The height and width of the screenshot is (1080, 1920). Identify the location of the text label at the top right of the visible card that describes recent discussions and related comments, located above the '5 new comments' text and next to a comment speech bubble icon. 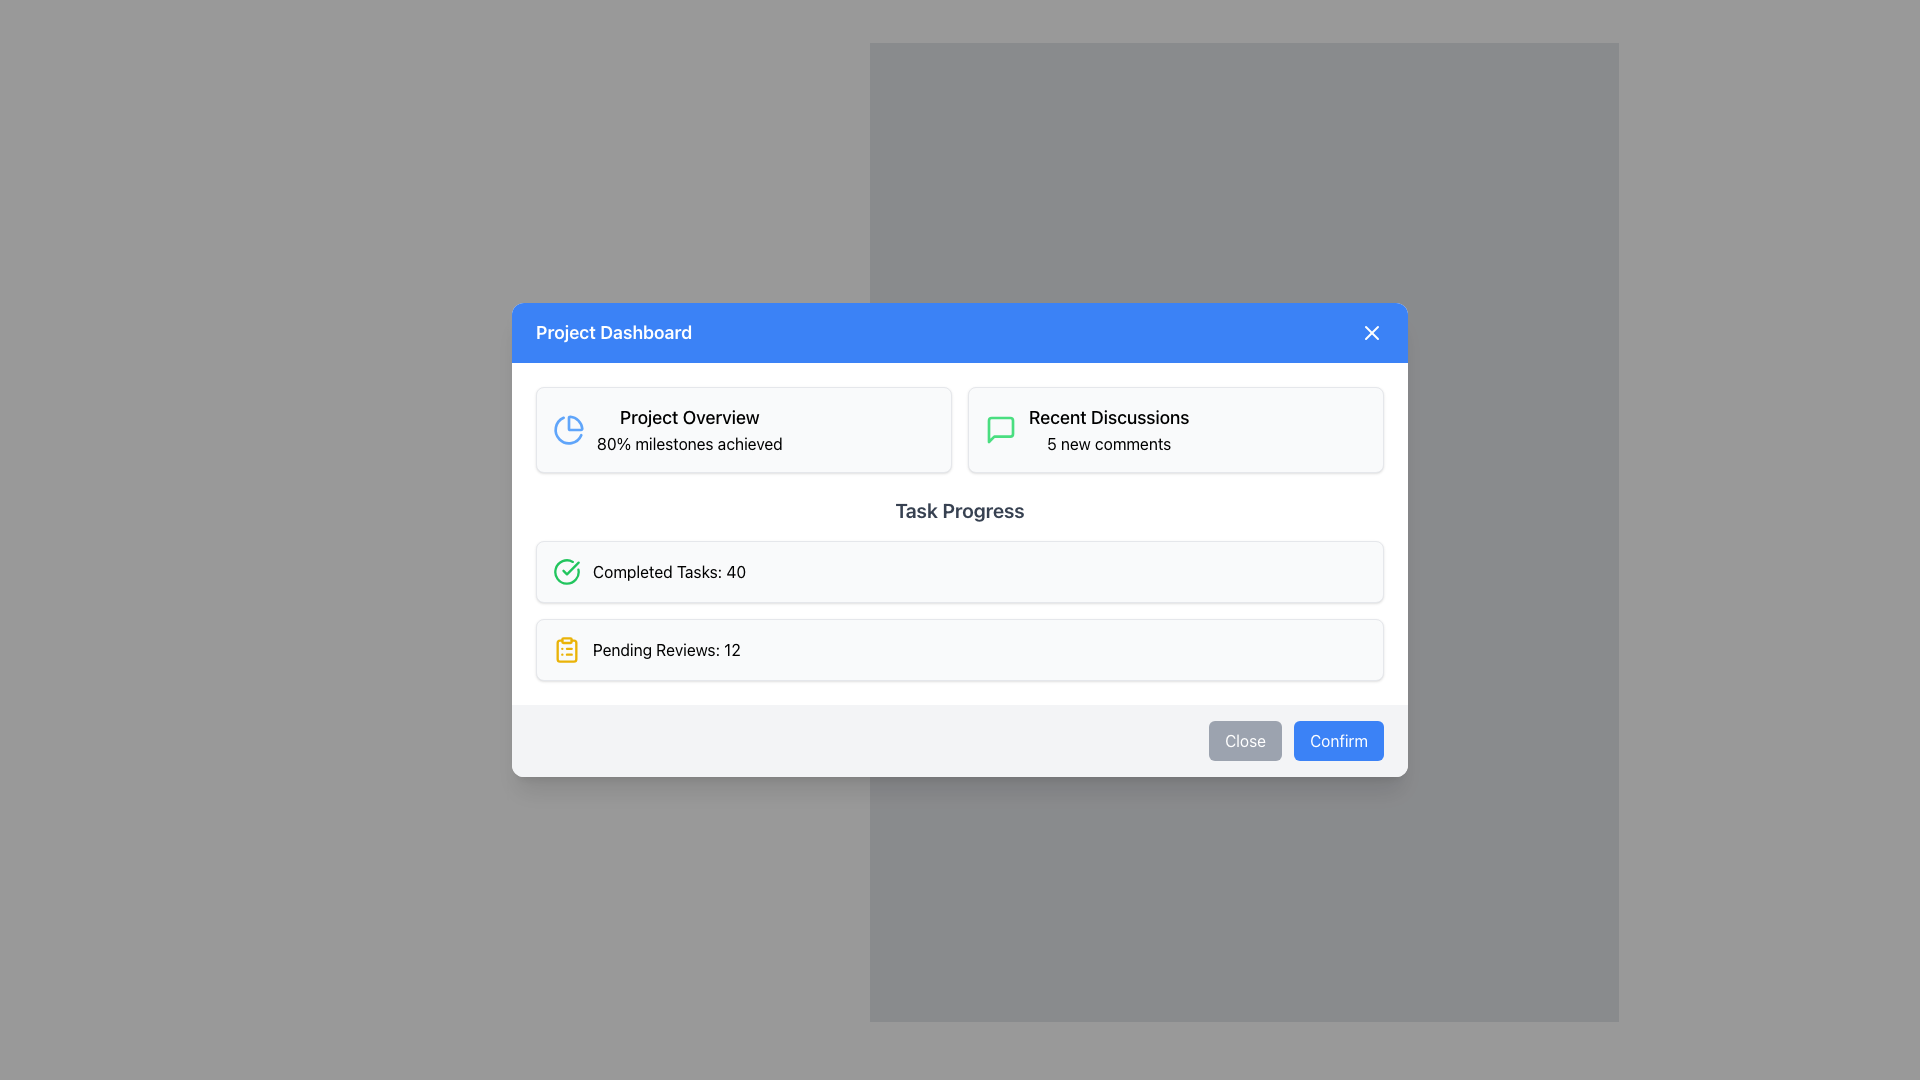
(1108, 416).